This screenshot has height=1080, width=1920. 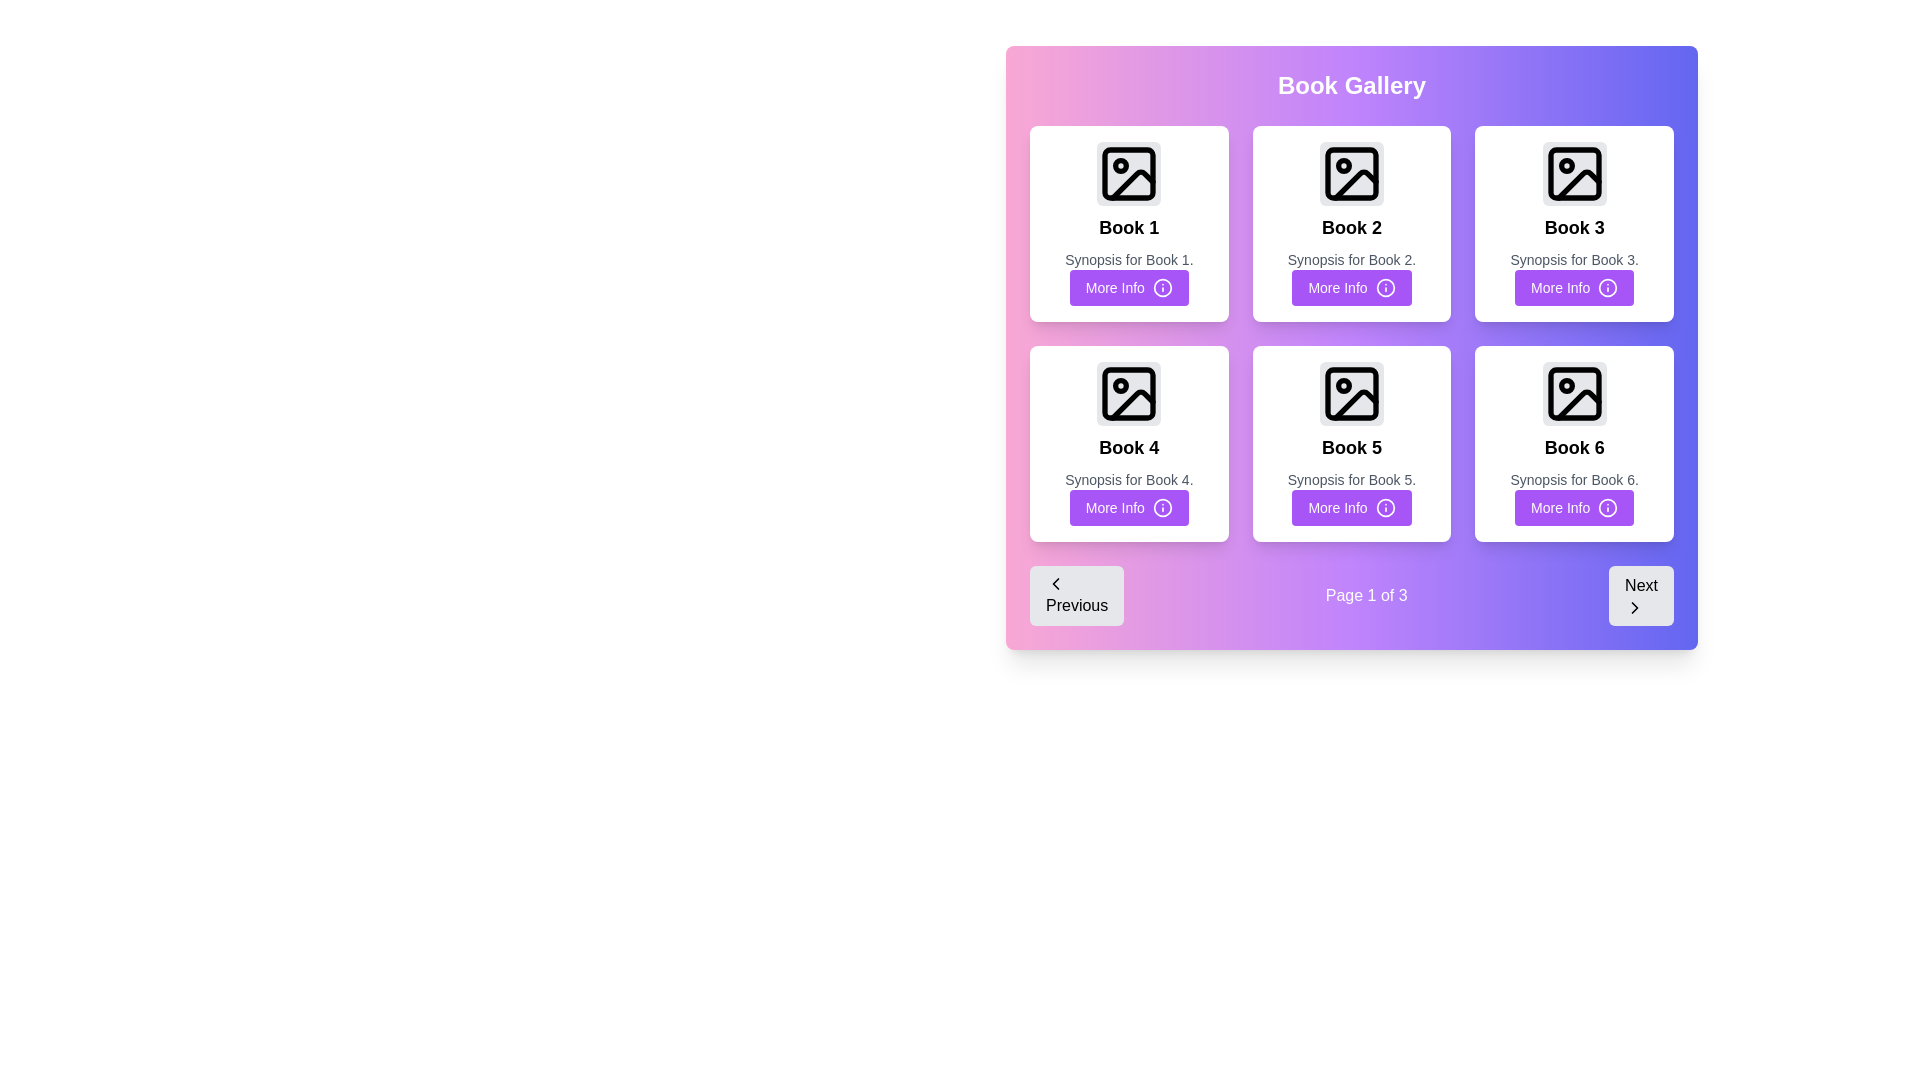 What do you see at coordinates (1573, 223) in the screenshot?
I see `the 'Book 3' information card located in the first row, third column of the grid layout` at bounding box center [1573, 223].